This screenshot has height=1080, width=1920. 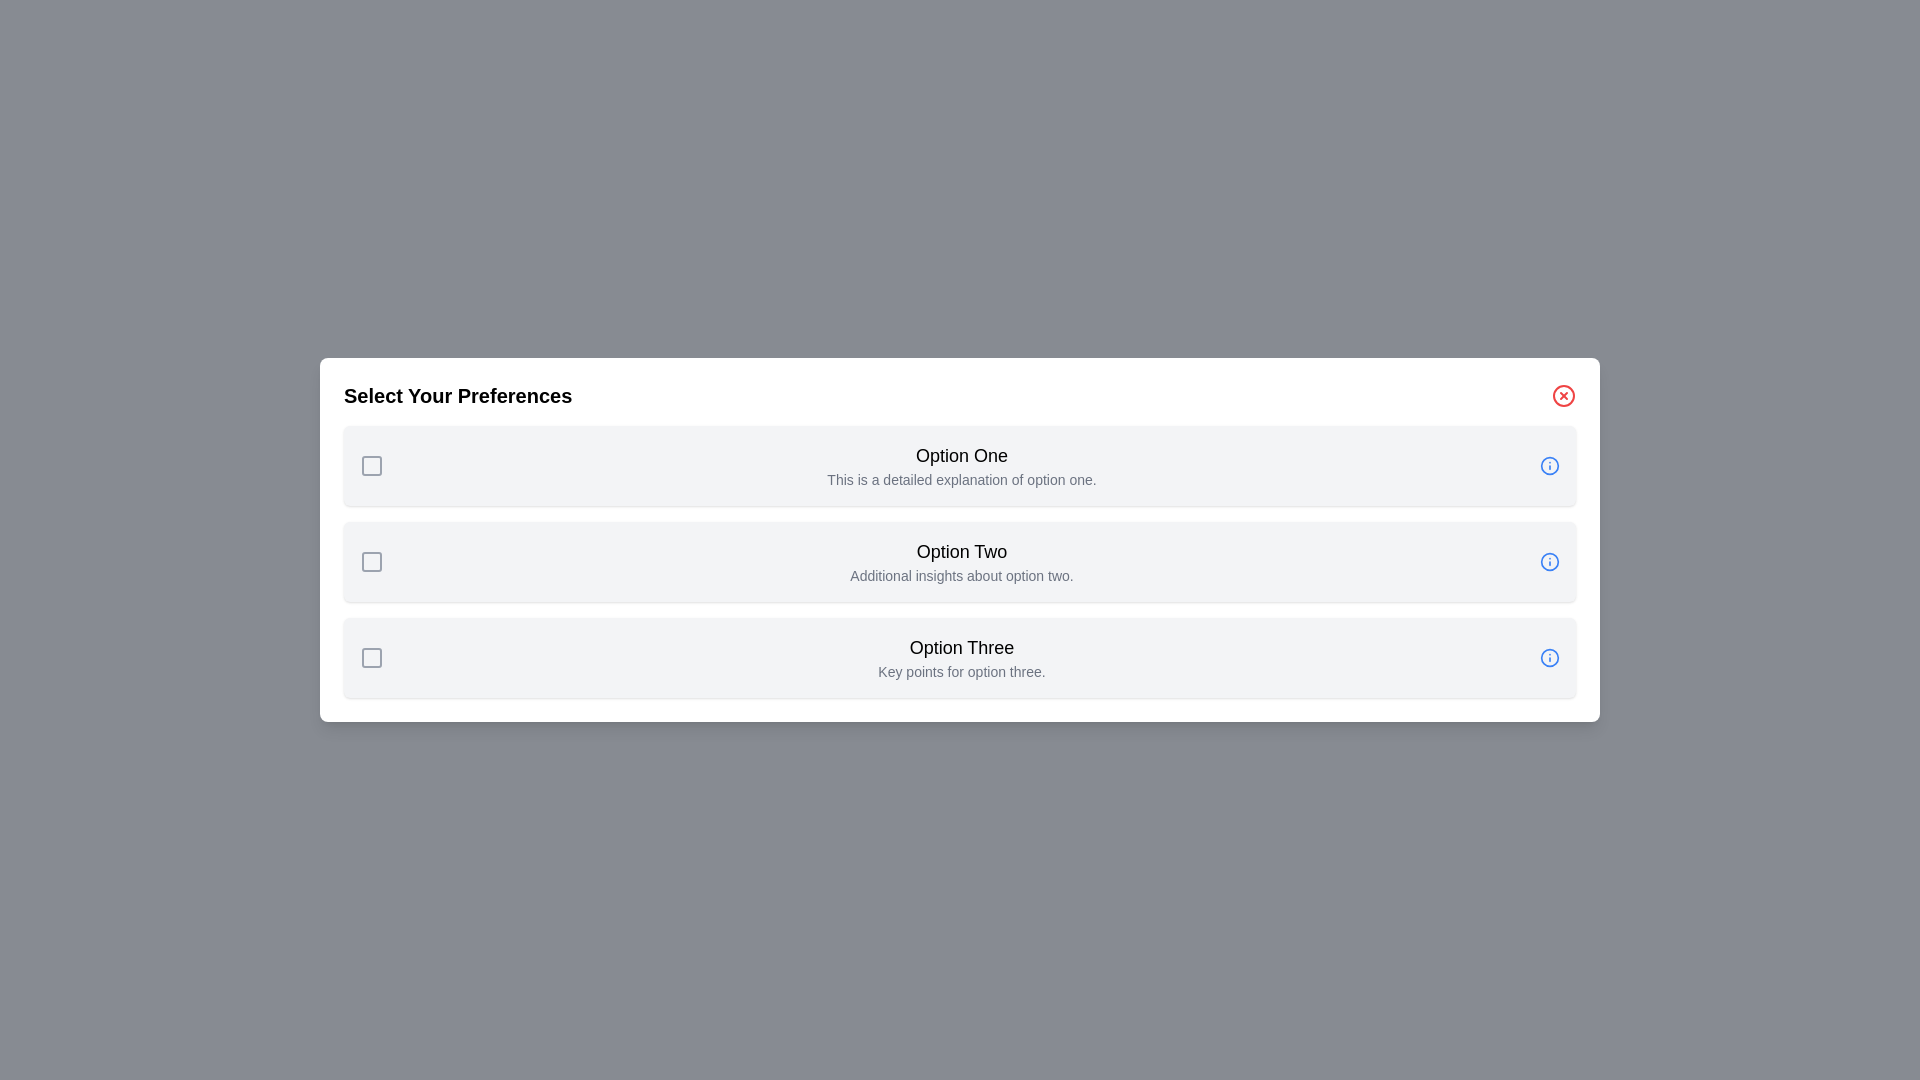 What do you see at coordinates (961, 658) in the screenshot?
I see `the text label titled 'Option Three' which includes the subtitle 'Key points for option three.'` at bounding box center [961, 658].